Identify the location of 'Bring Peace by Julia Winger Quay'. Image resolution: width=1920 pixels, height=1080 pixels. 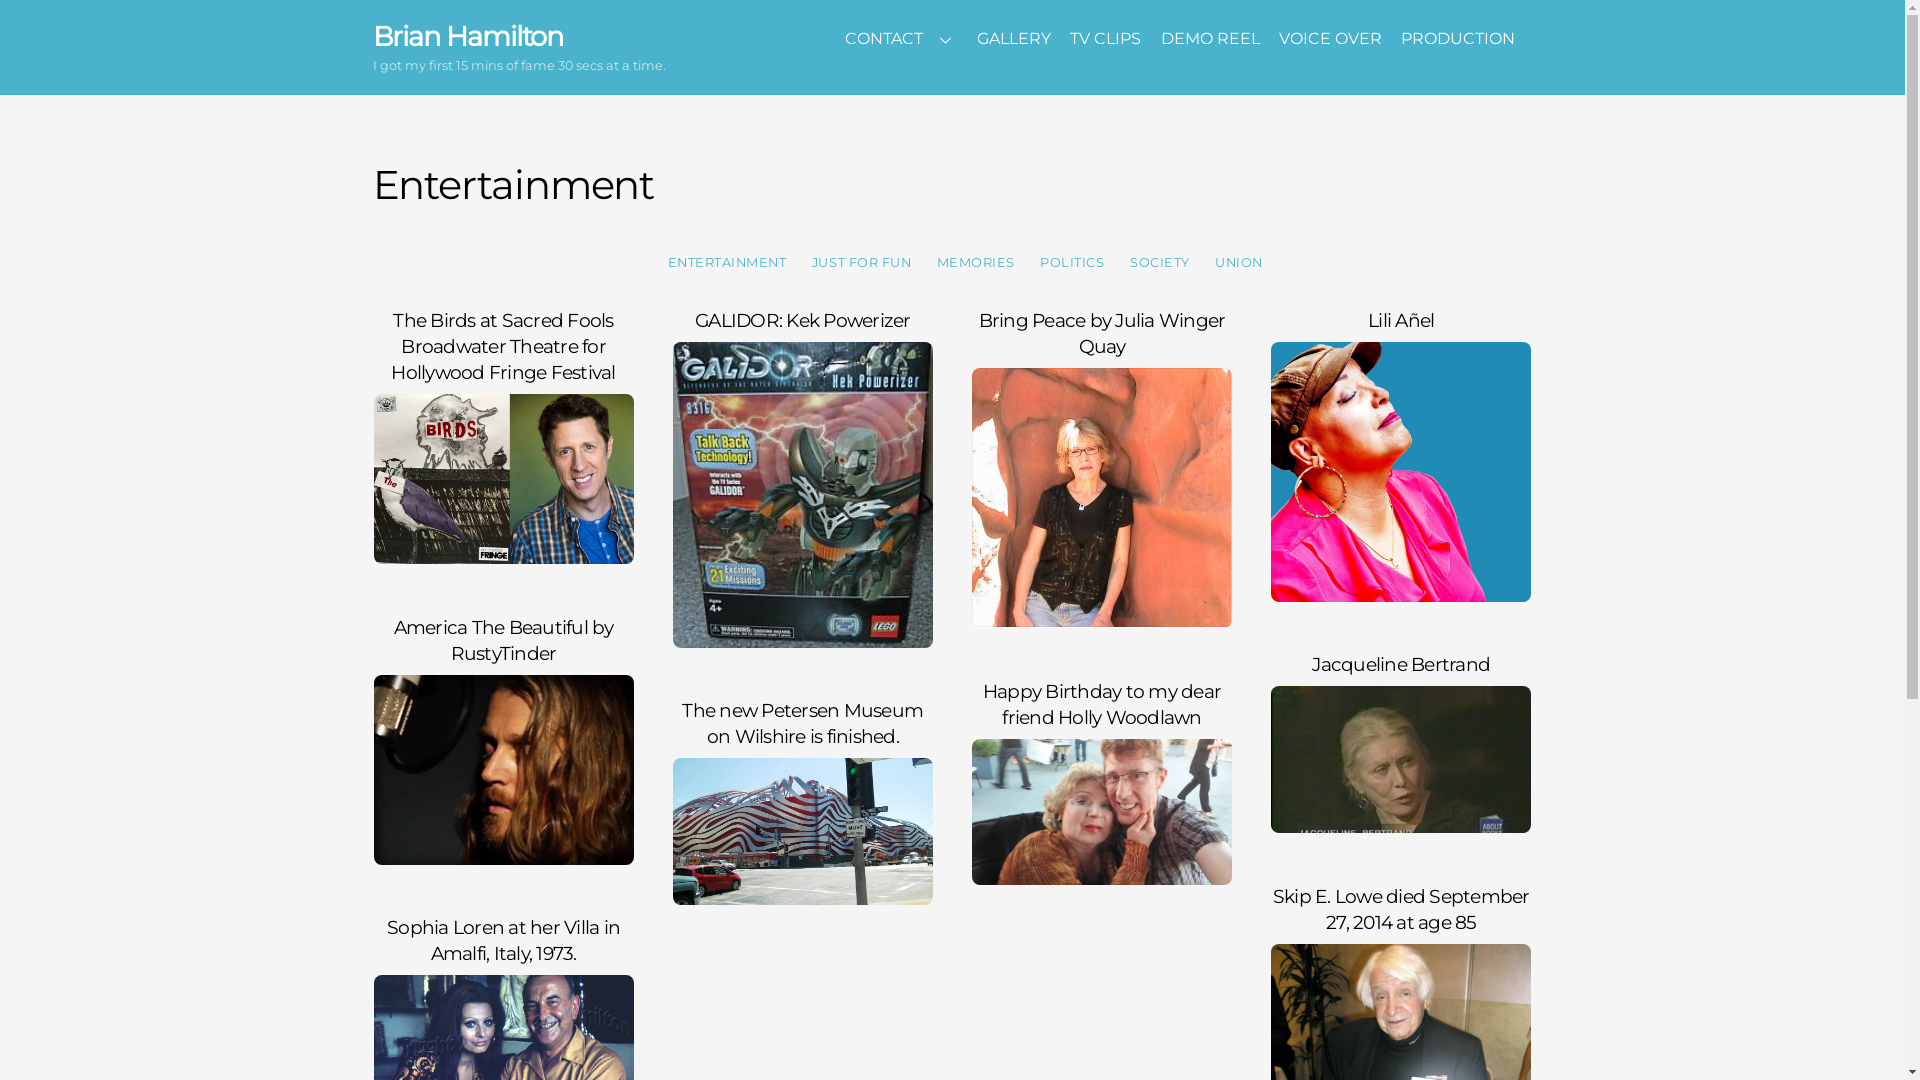
(971, 497).